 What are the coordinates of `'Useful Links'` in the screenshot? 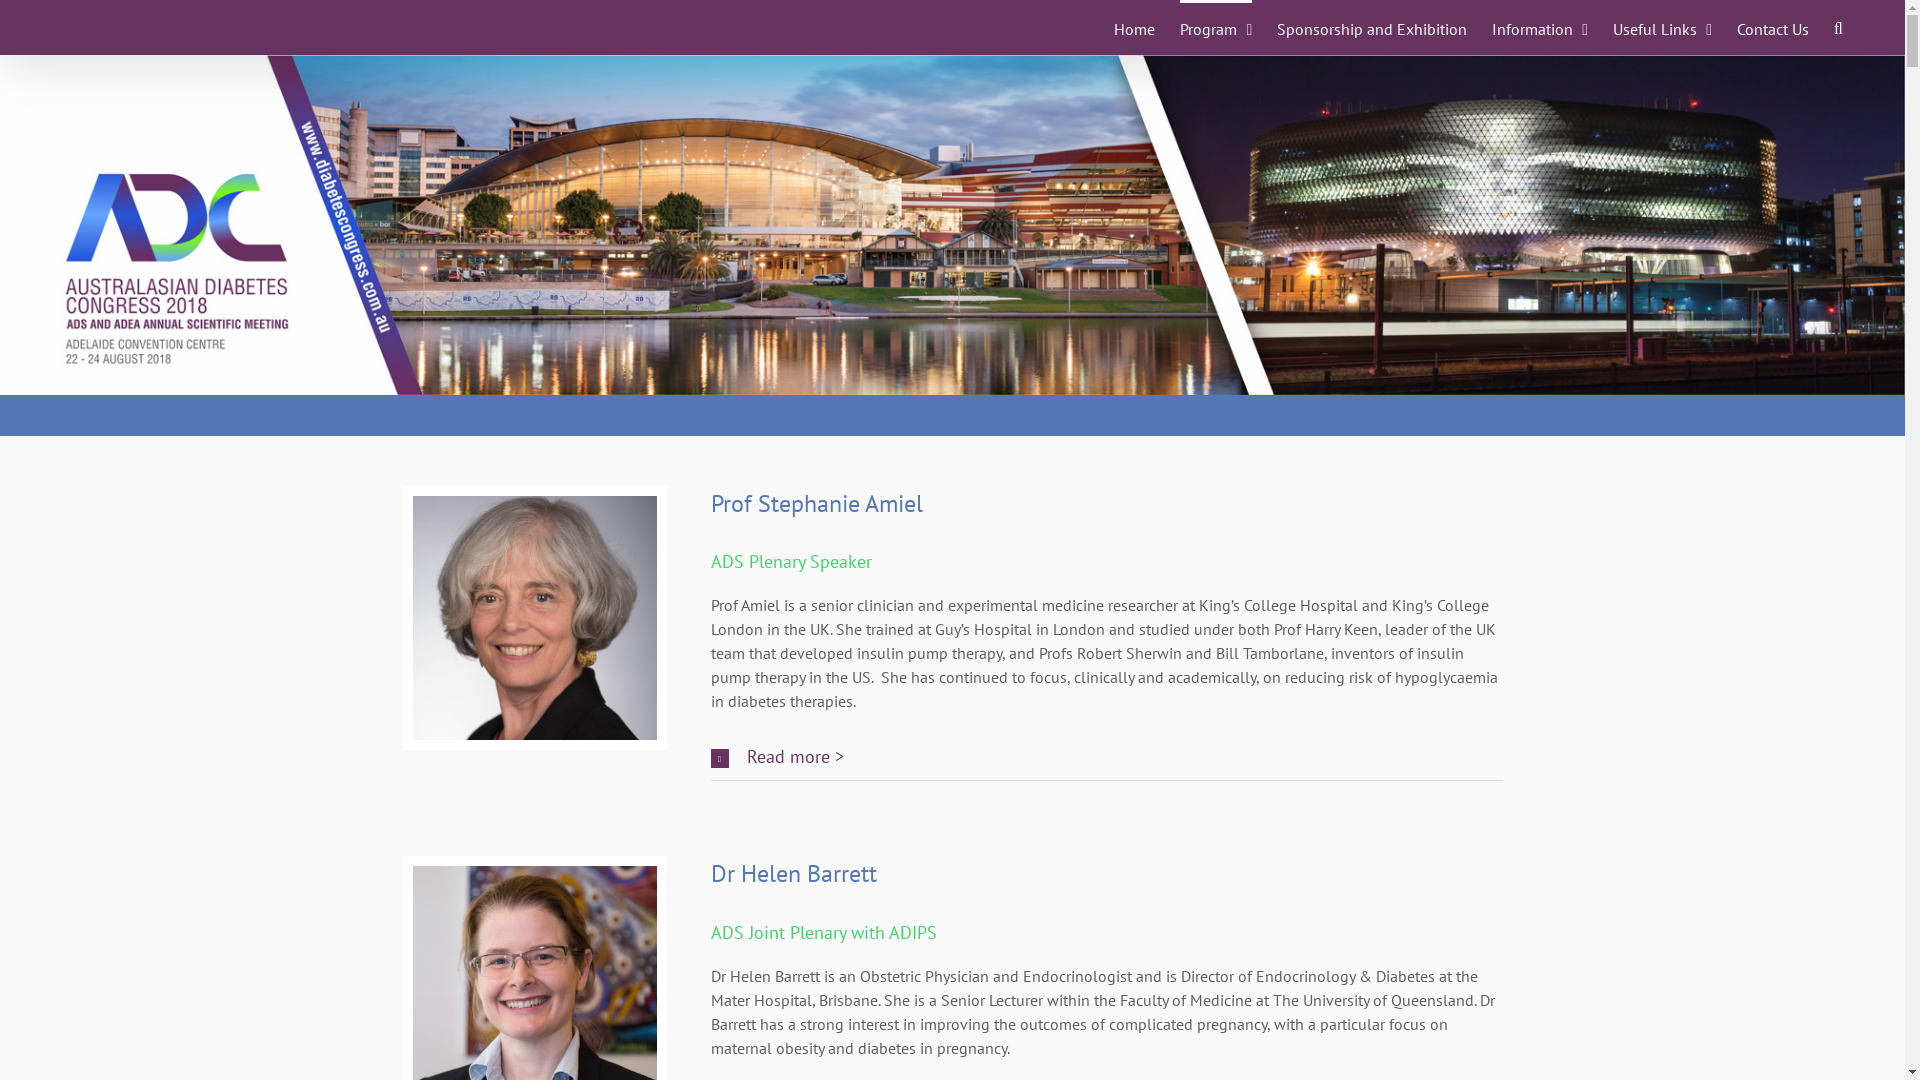 It's located at (1662, 27).